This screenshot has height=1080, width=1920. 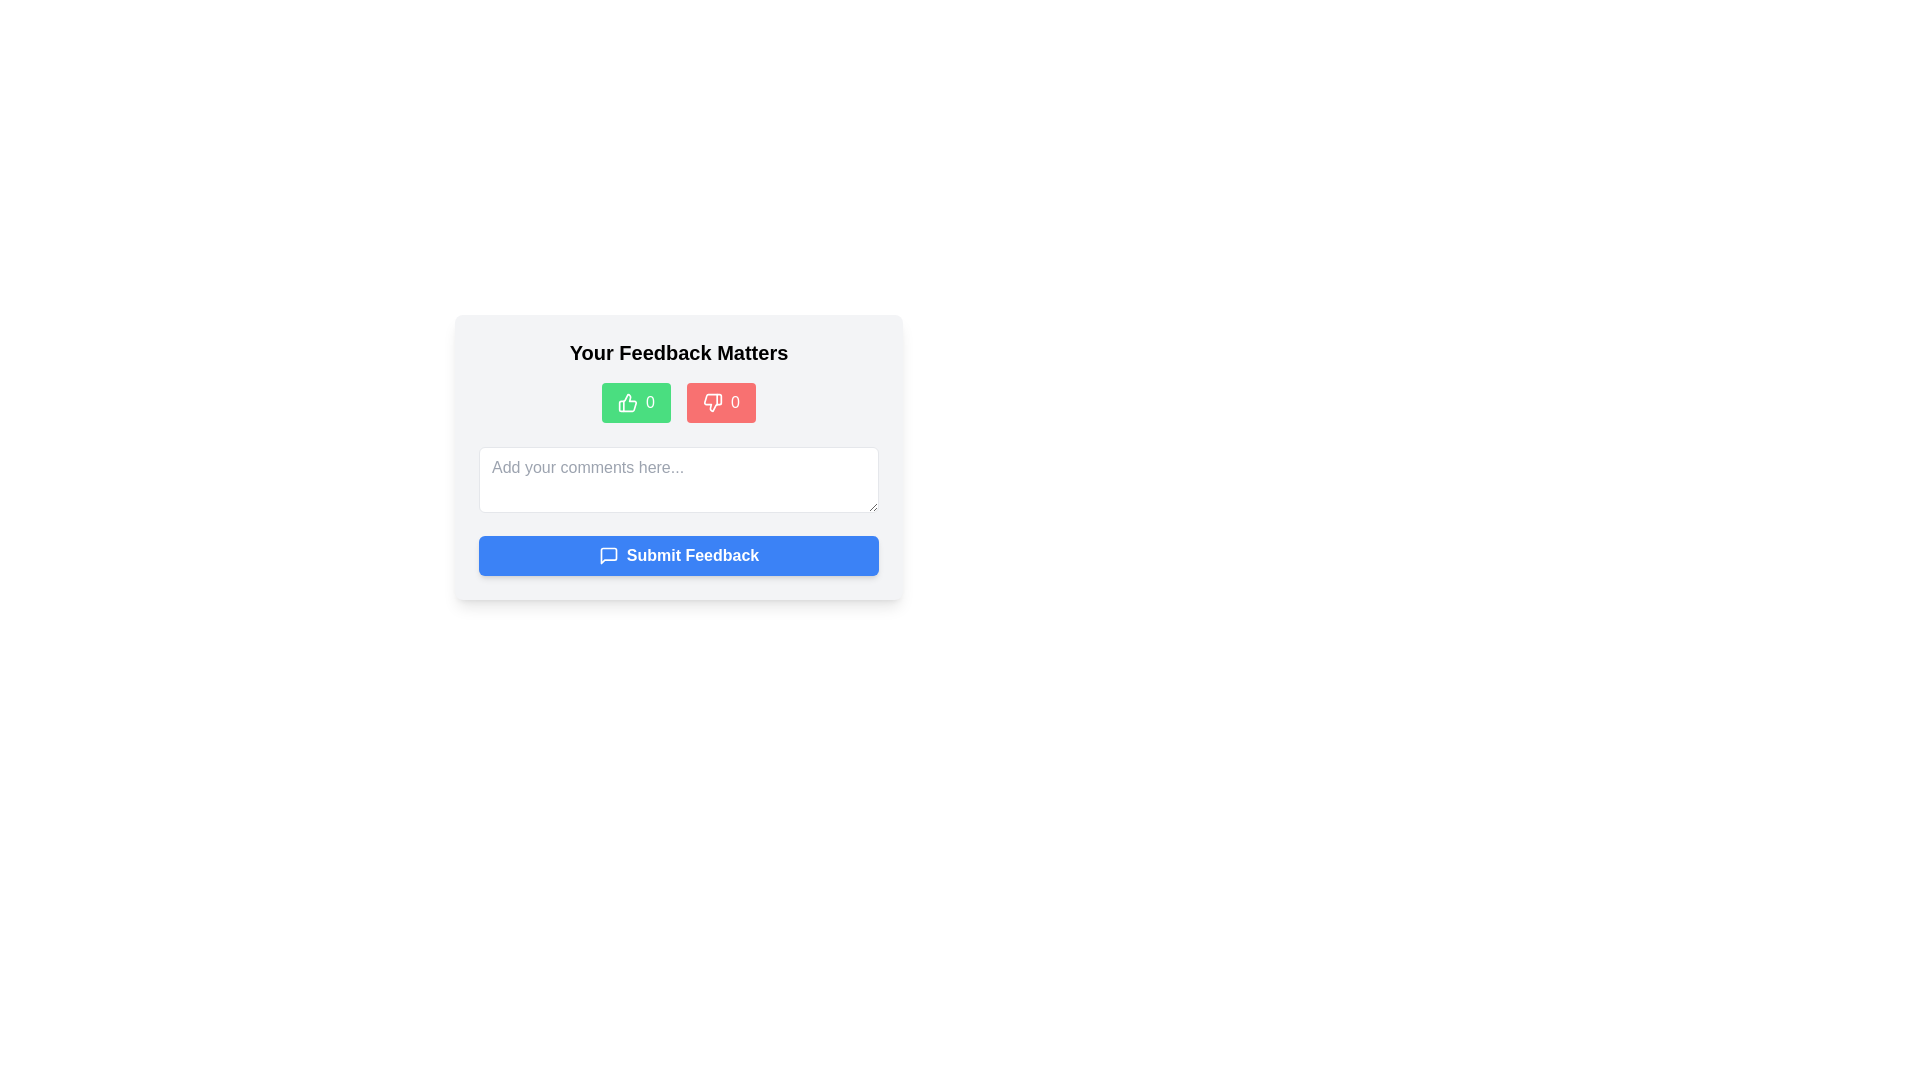 I want to click on the negative feedback icon located to the right of the thumbs-up icon in the feedback panel, so click(x=713, y=402).